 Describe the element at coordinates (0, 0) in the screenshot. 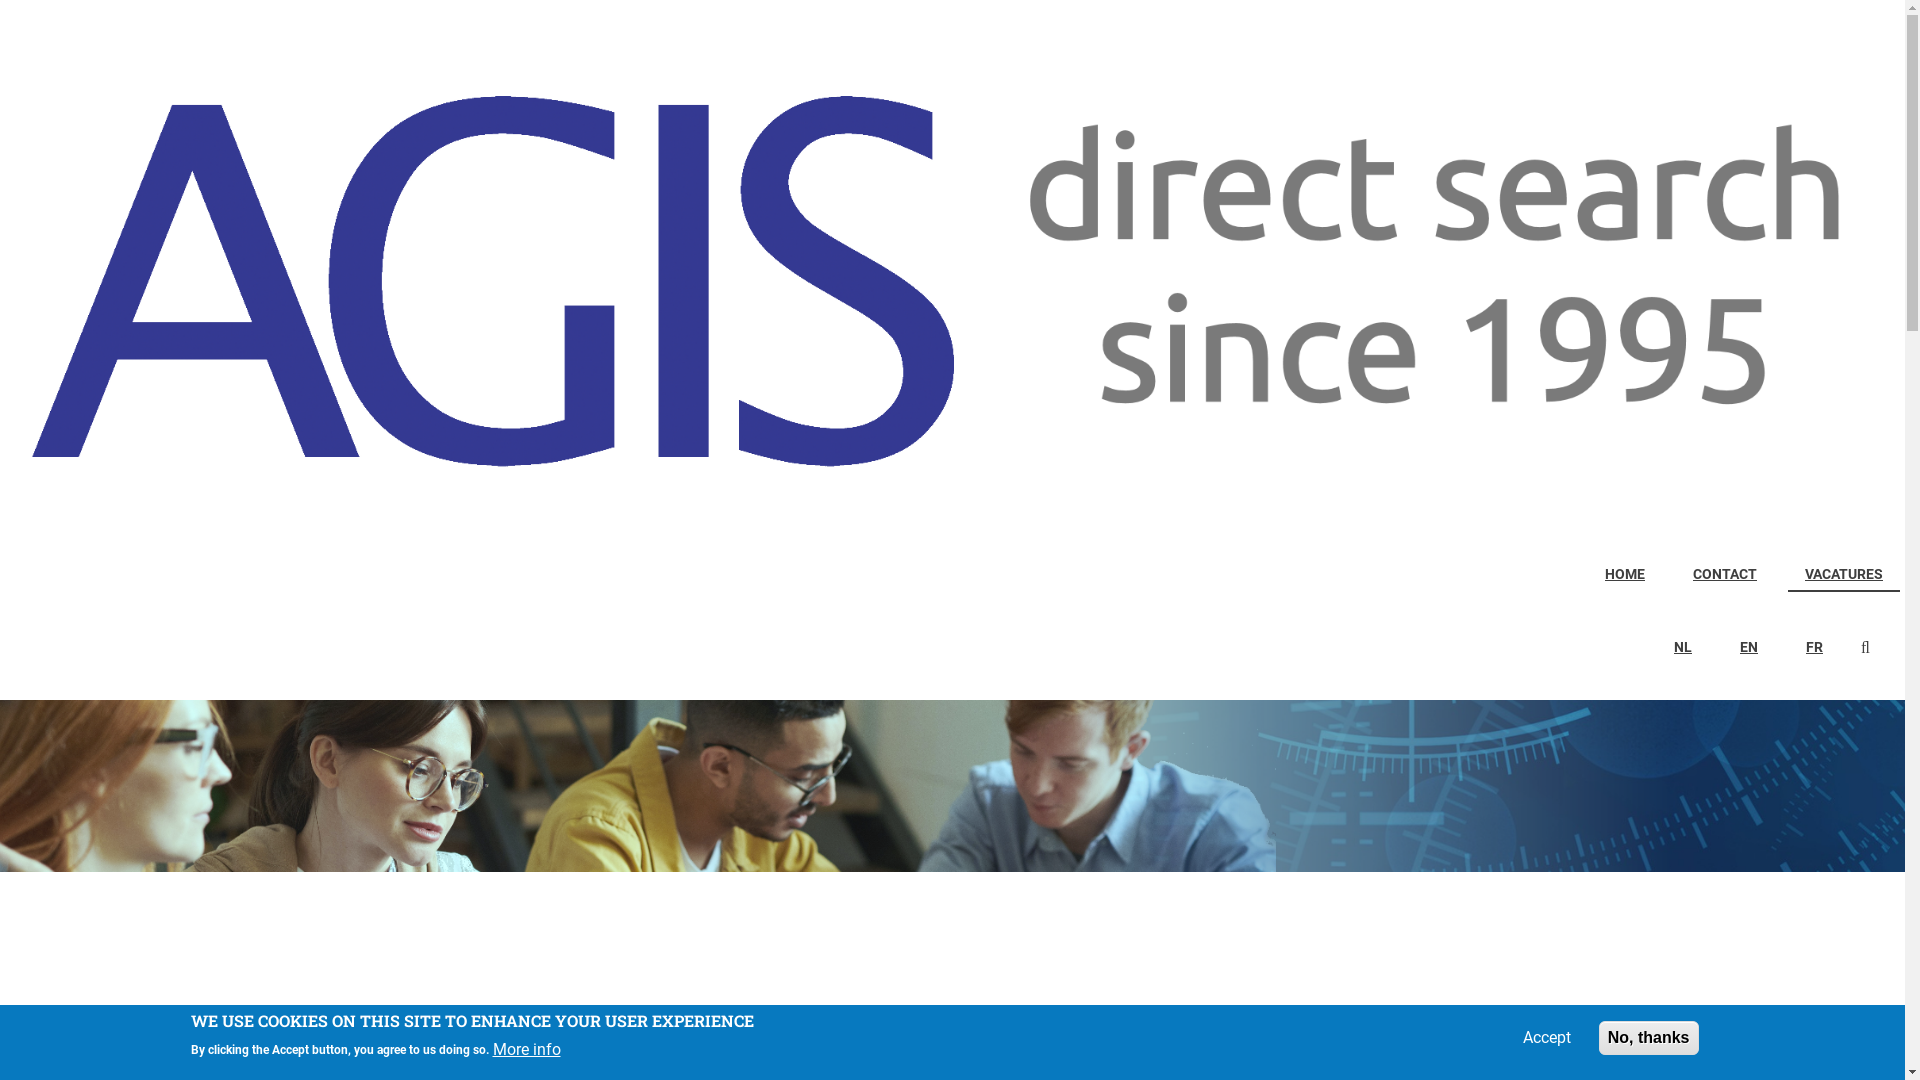

I see `'Skip to main content'` at that location.